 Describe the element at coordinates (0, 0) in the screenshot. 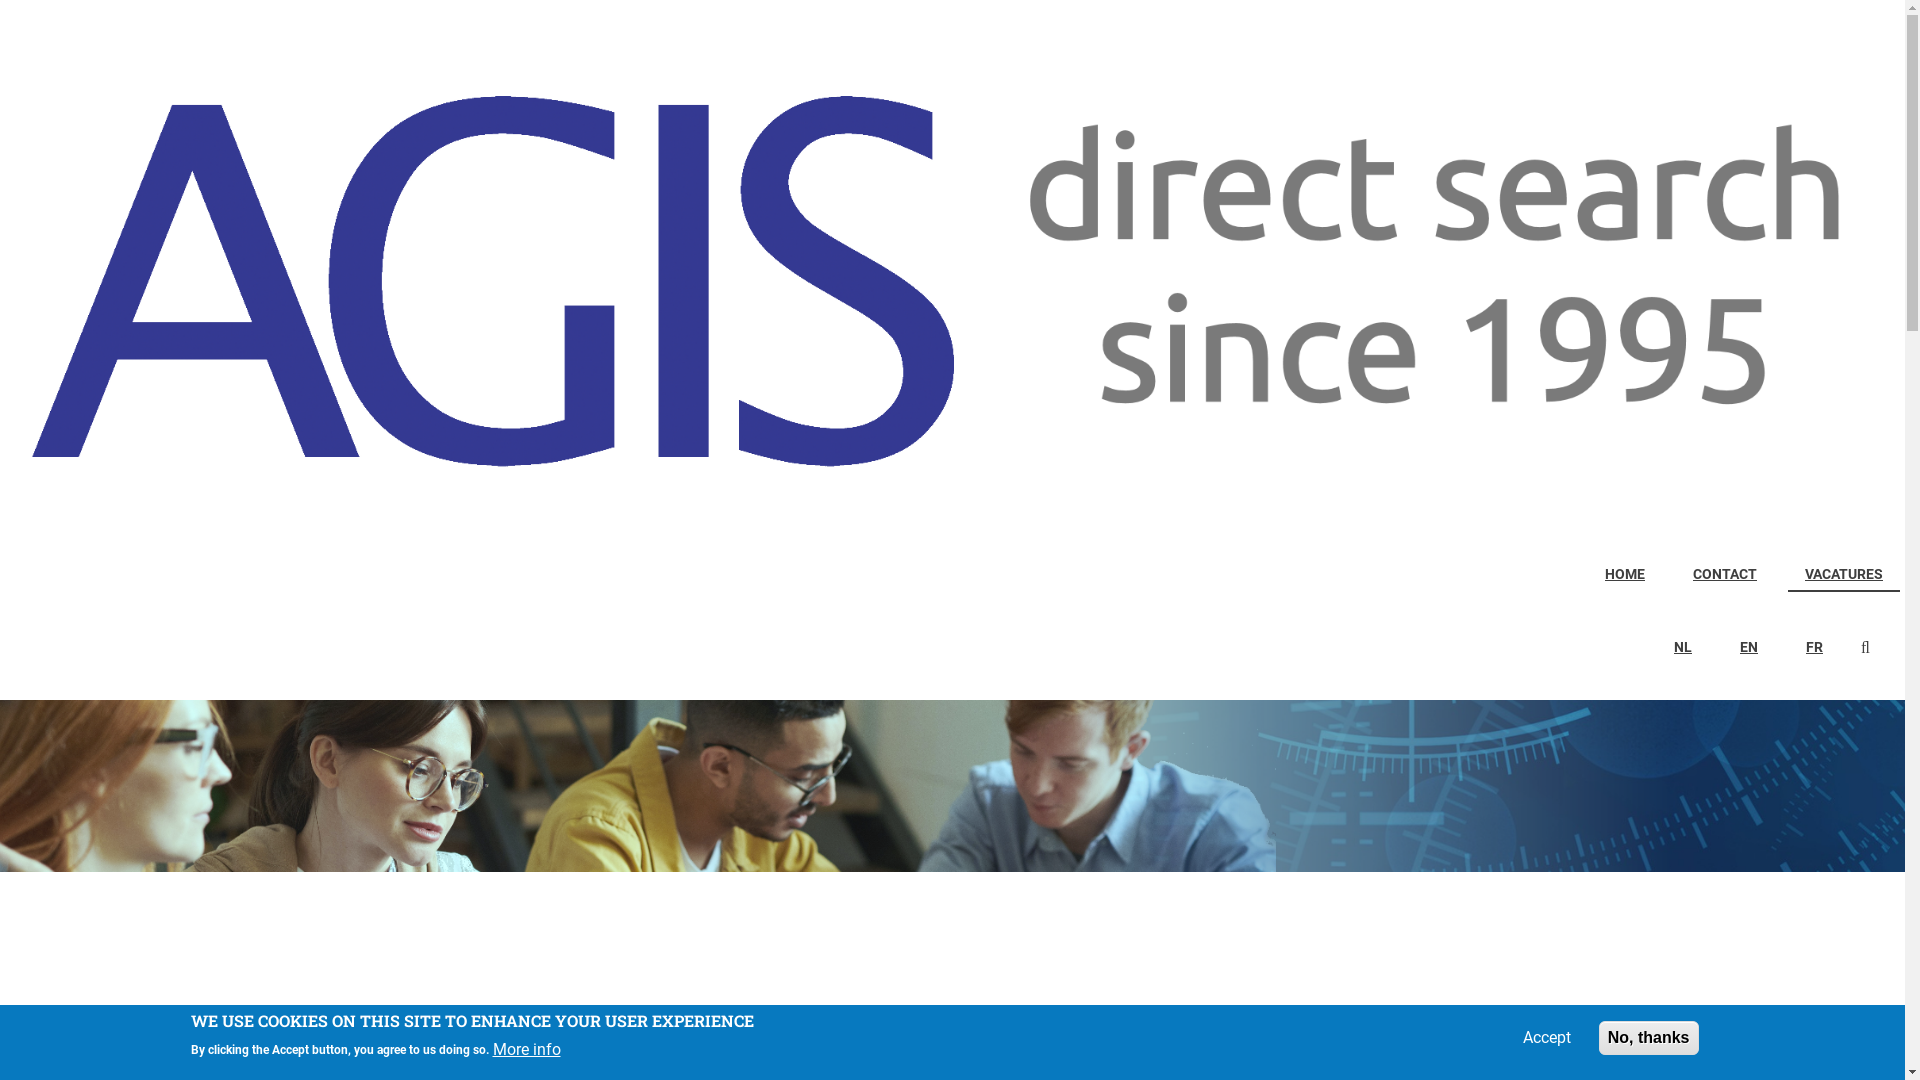

I see `'Skip to main content'` at that location.